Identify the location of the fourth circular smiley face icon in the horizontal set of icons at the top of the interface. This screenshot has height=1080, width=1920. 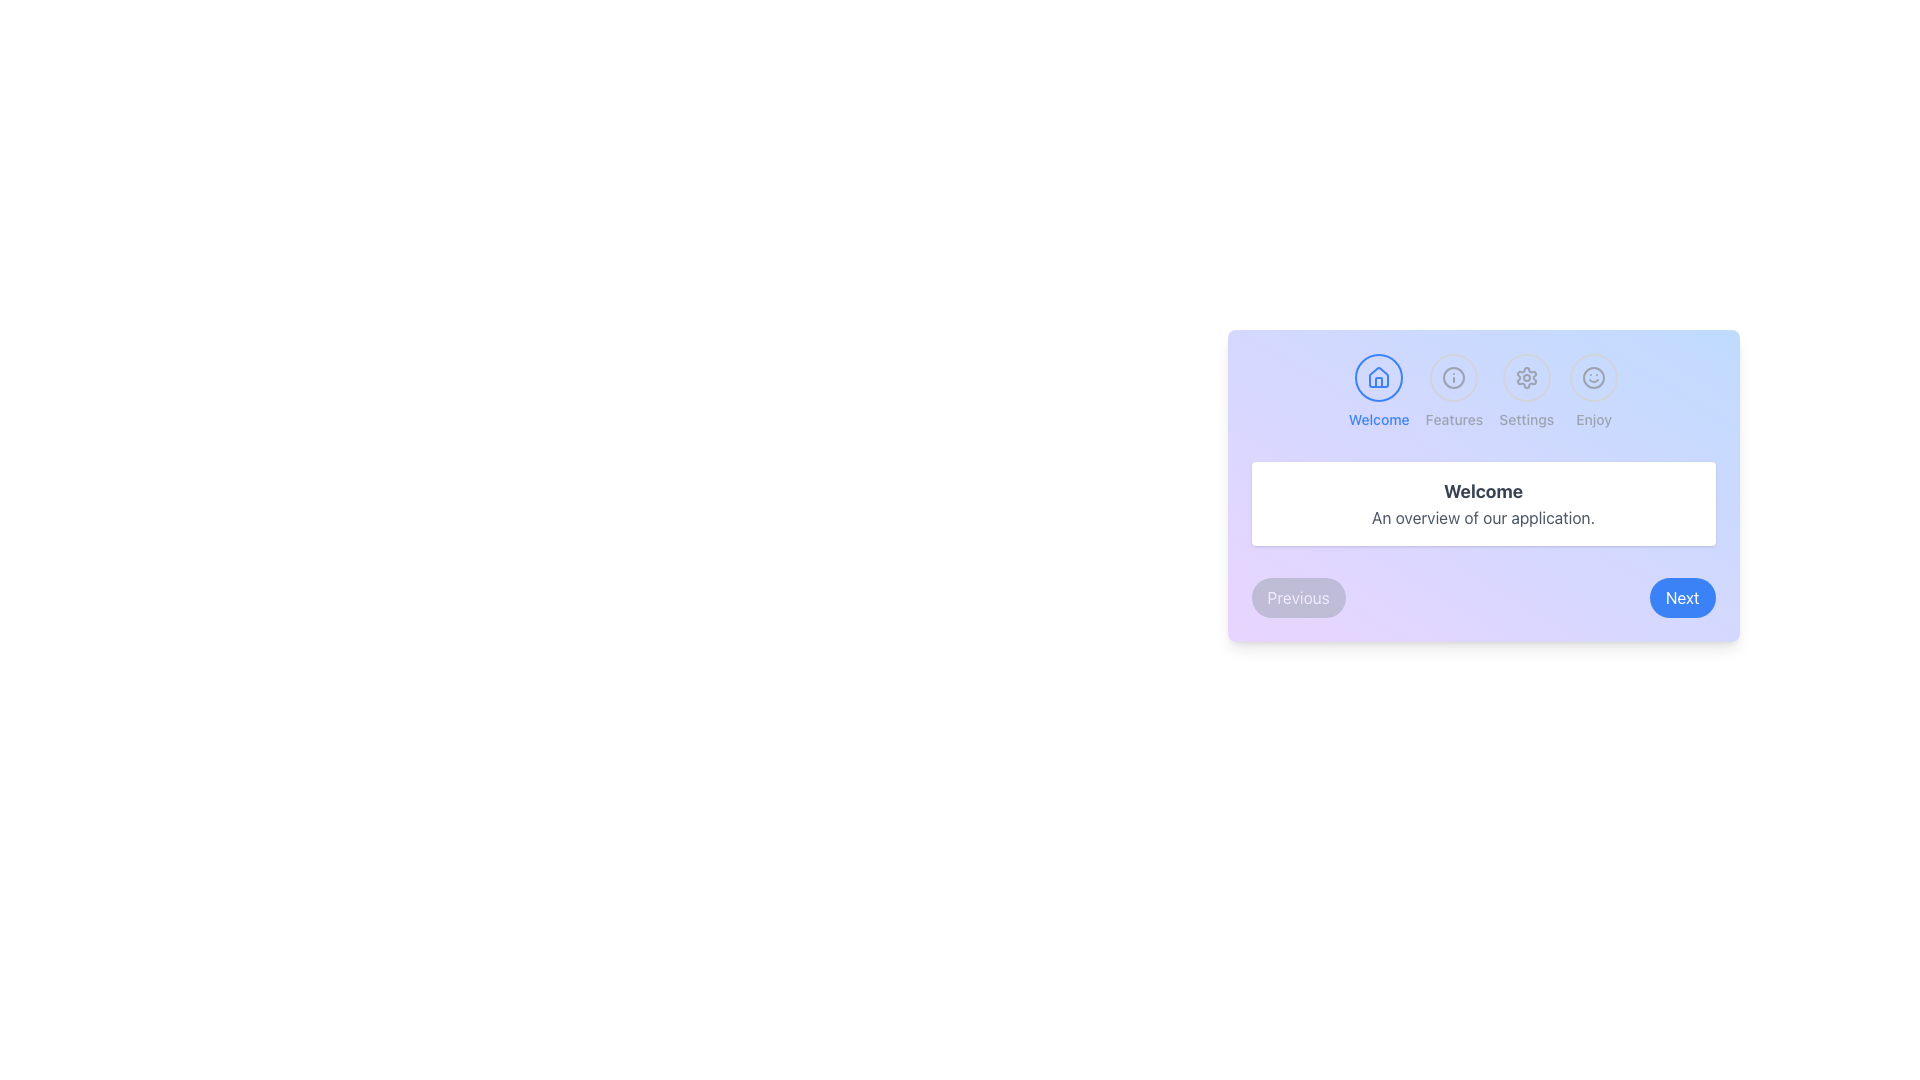
(1593, 378).